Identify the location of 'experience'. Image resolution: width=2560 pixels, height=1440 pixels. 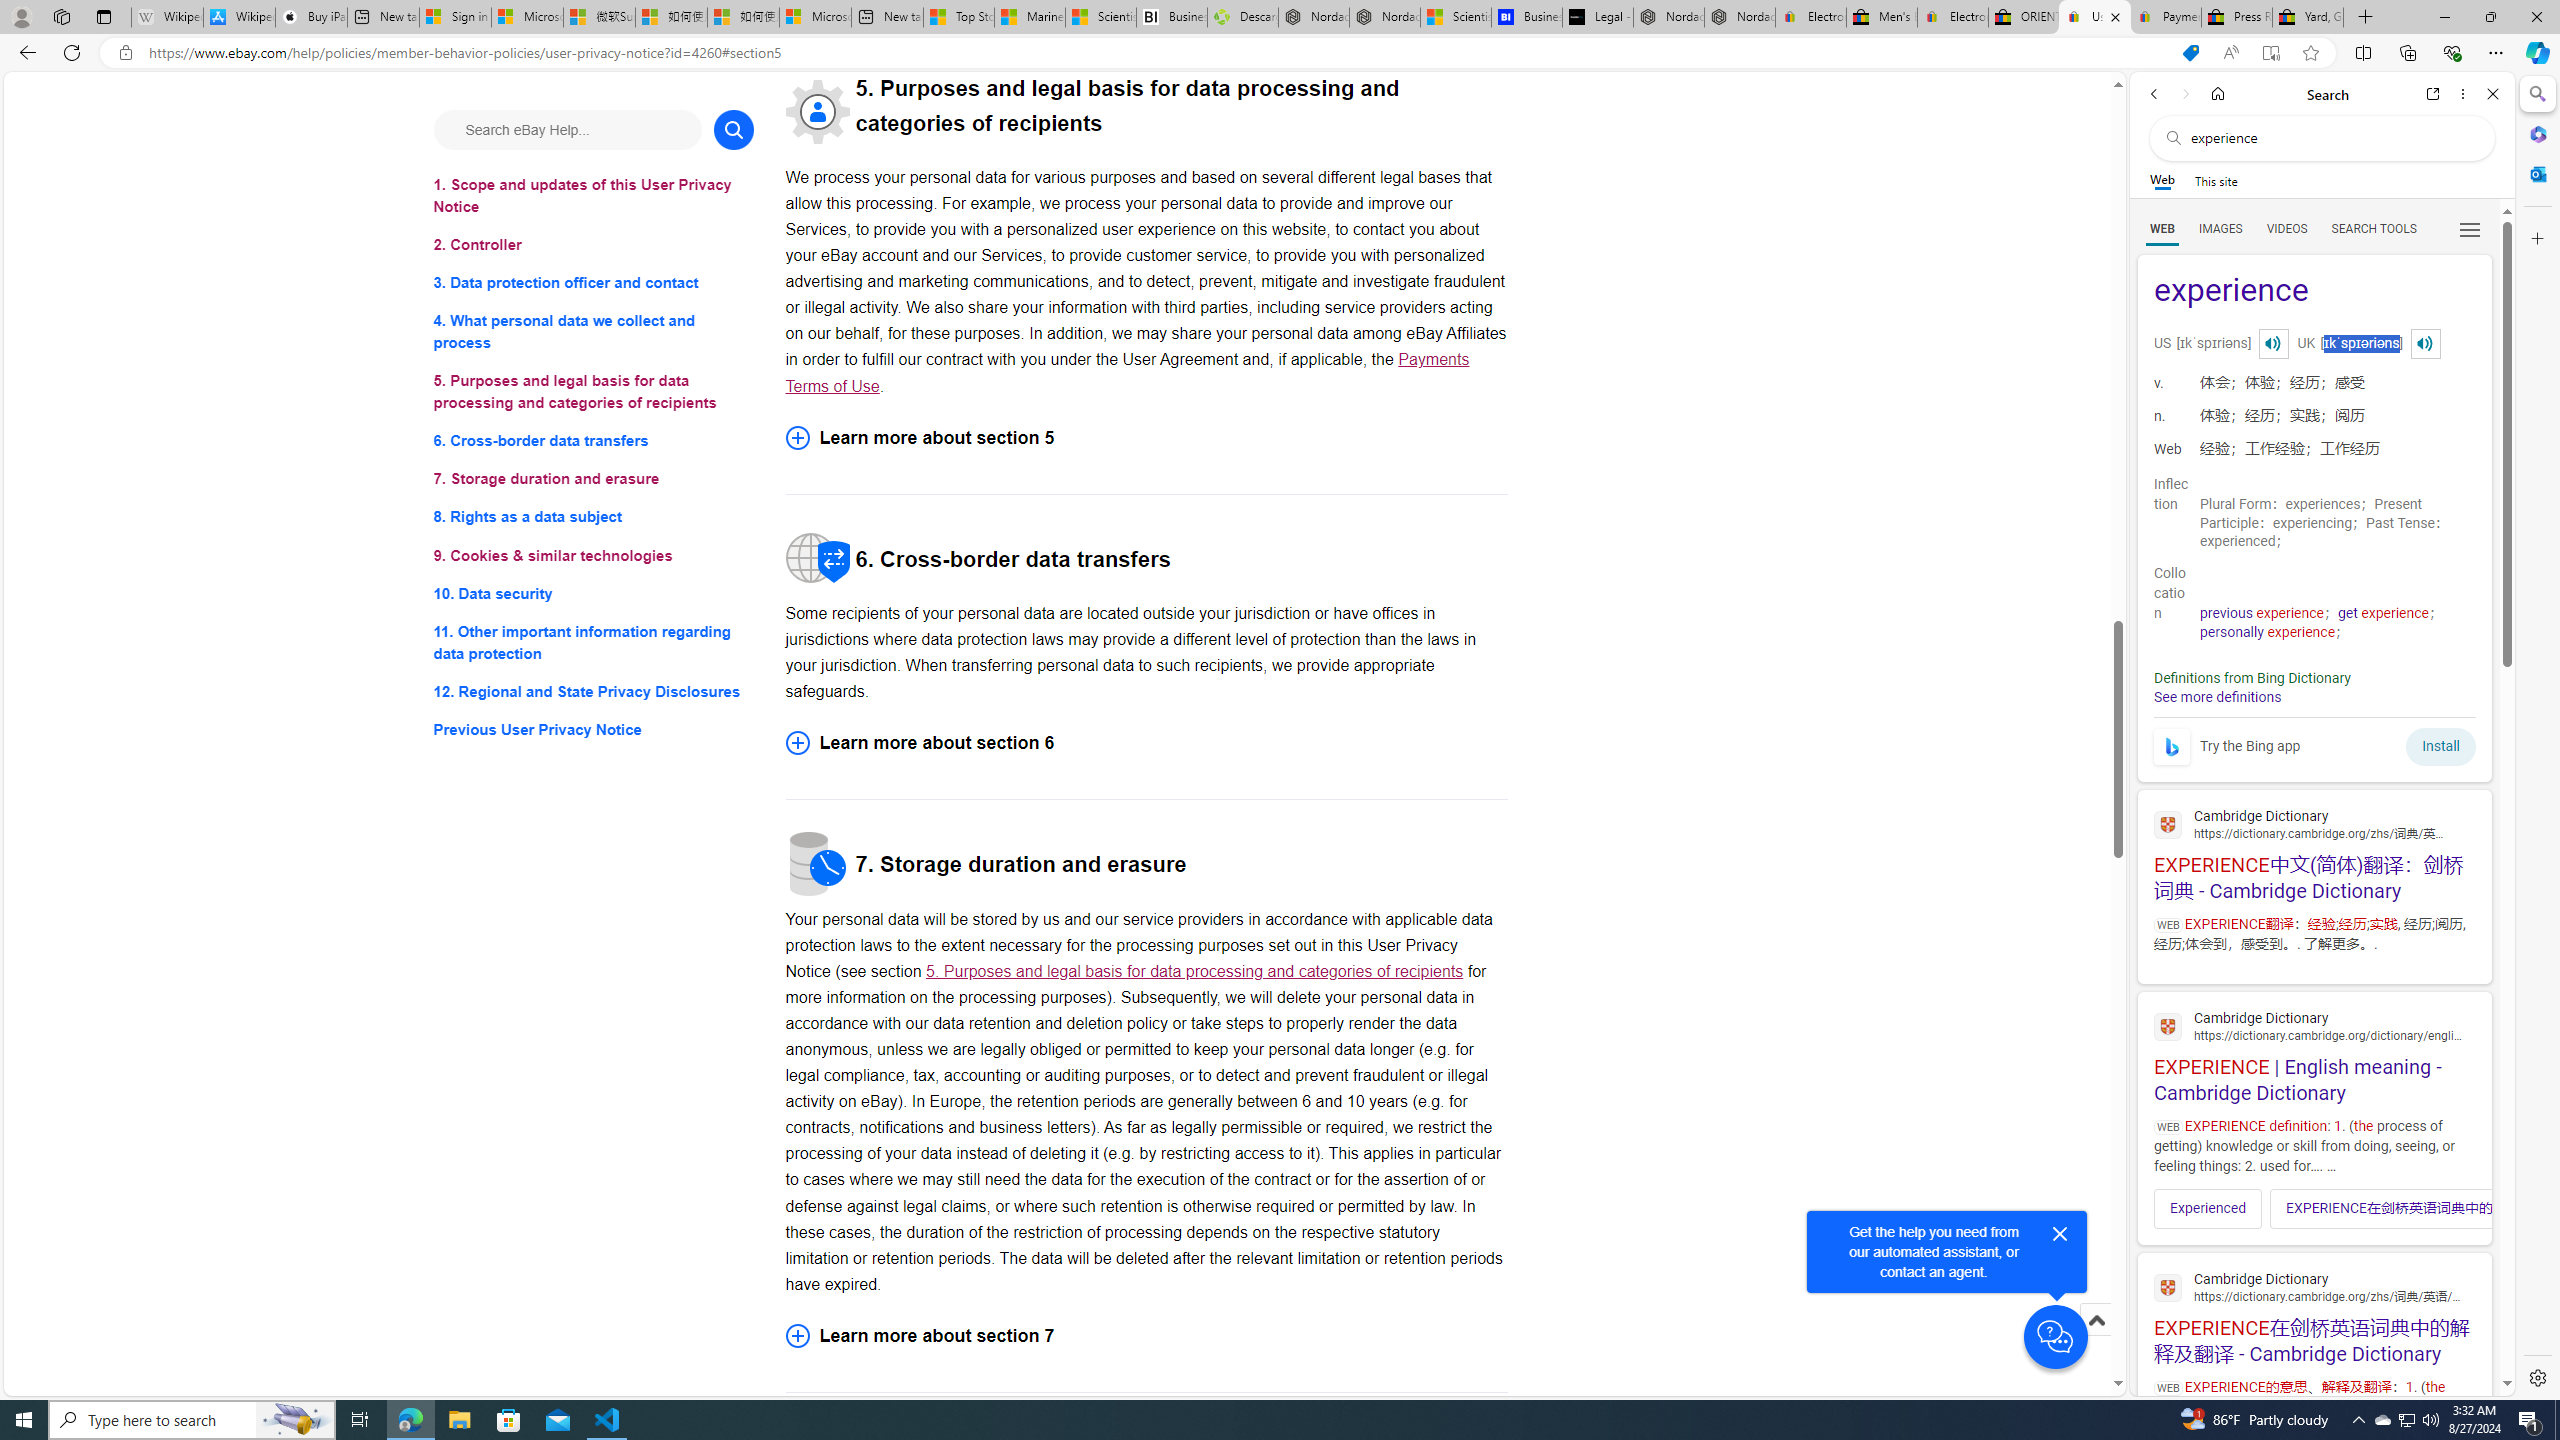
(2314, 291).